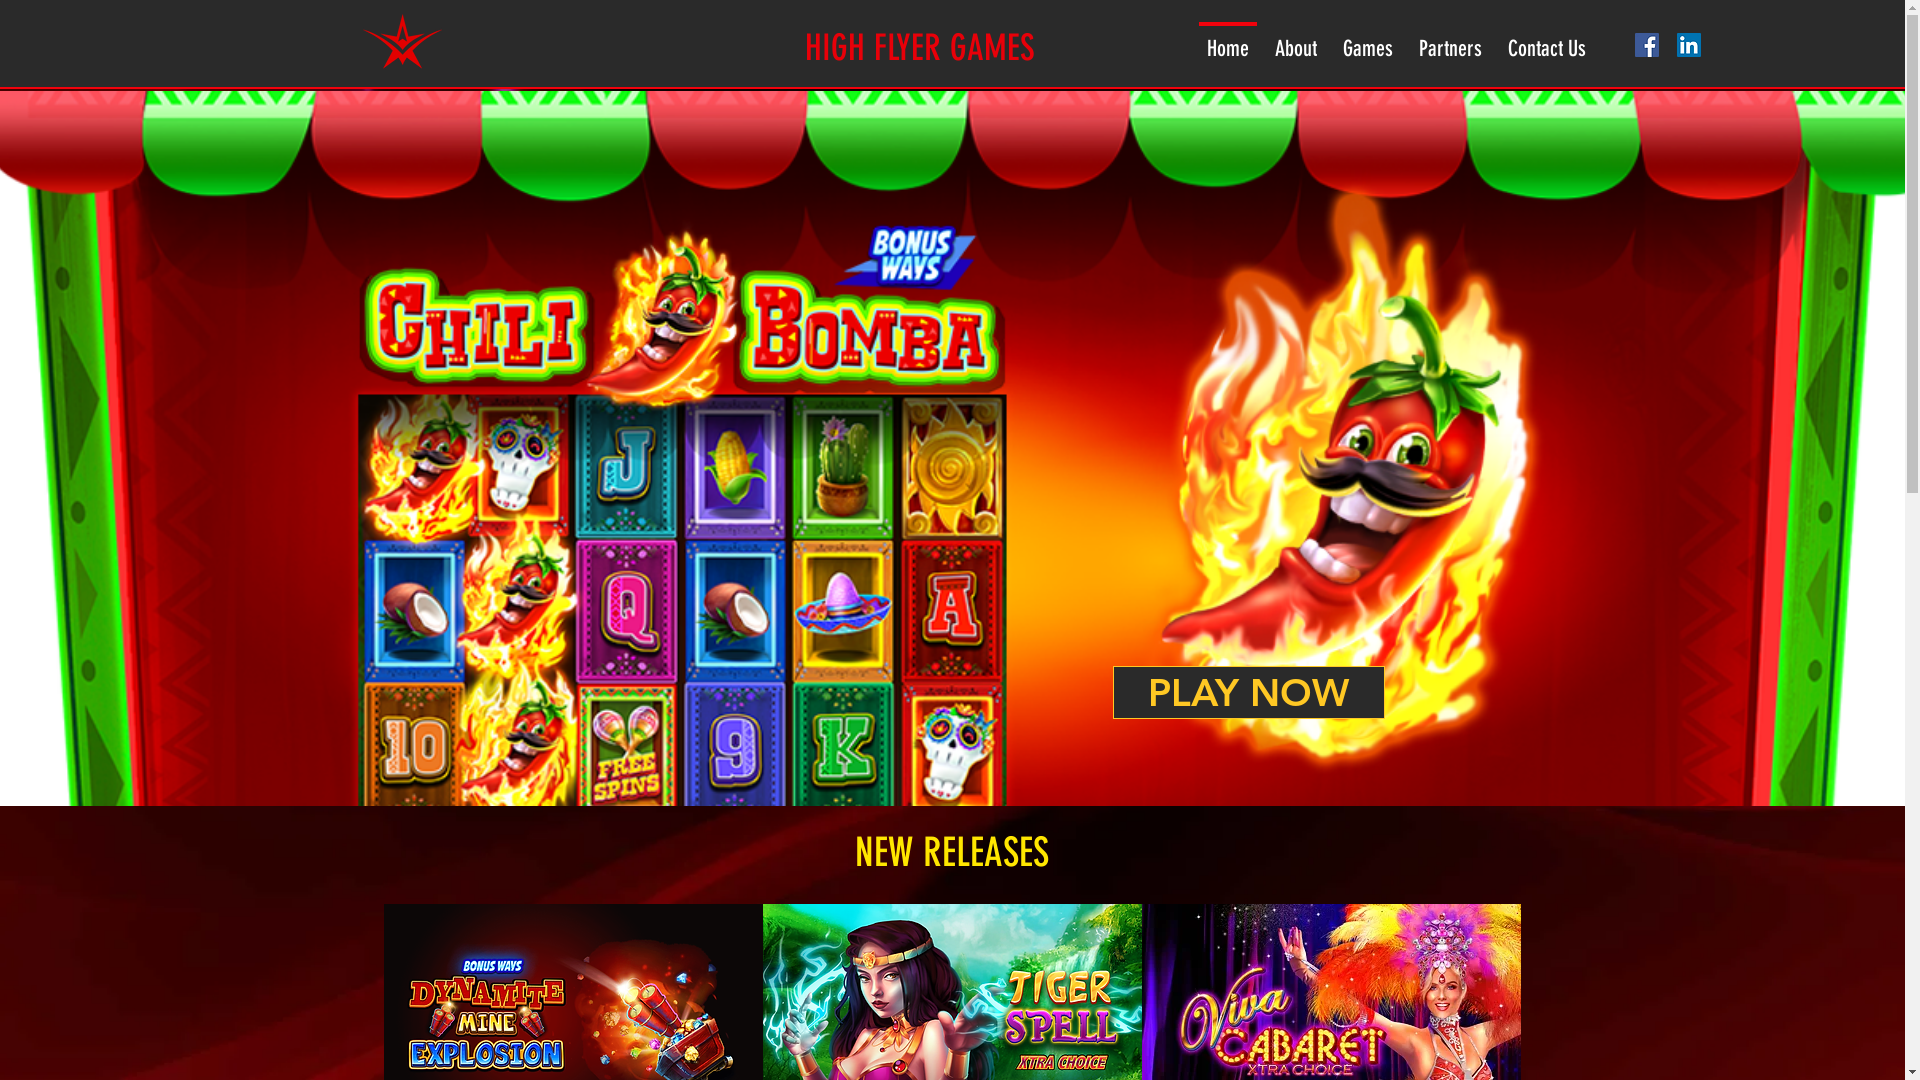 This screenshot has width=1920, height=1080. What do you see at coordinates (1450, 39) in the screenshot?
I see `'Partners'` at bounding box center [1450, 39].